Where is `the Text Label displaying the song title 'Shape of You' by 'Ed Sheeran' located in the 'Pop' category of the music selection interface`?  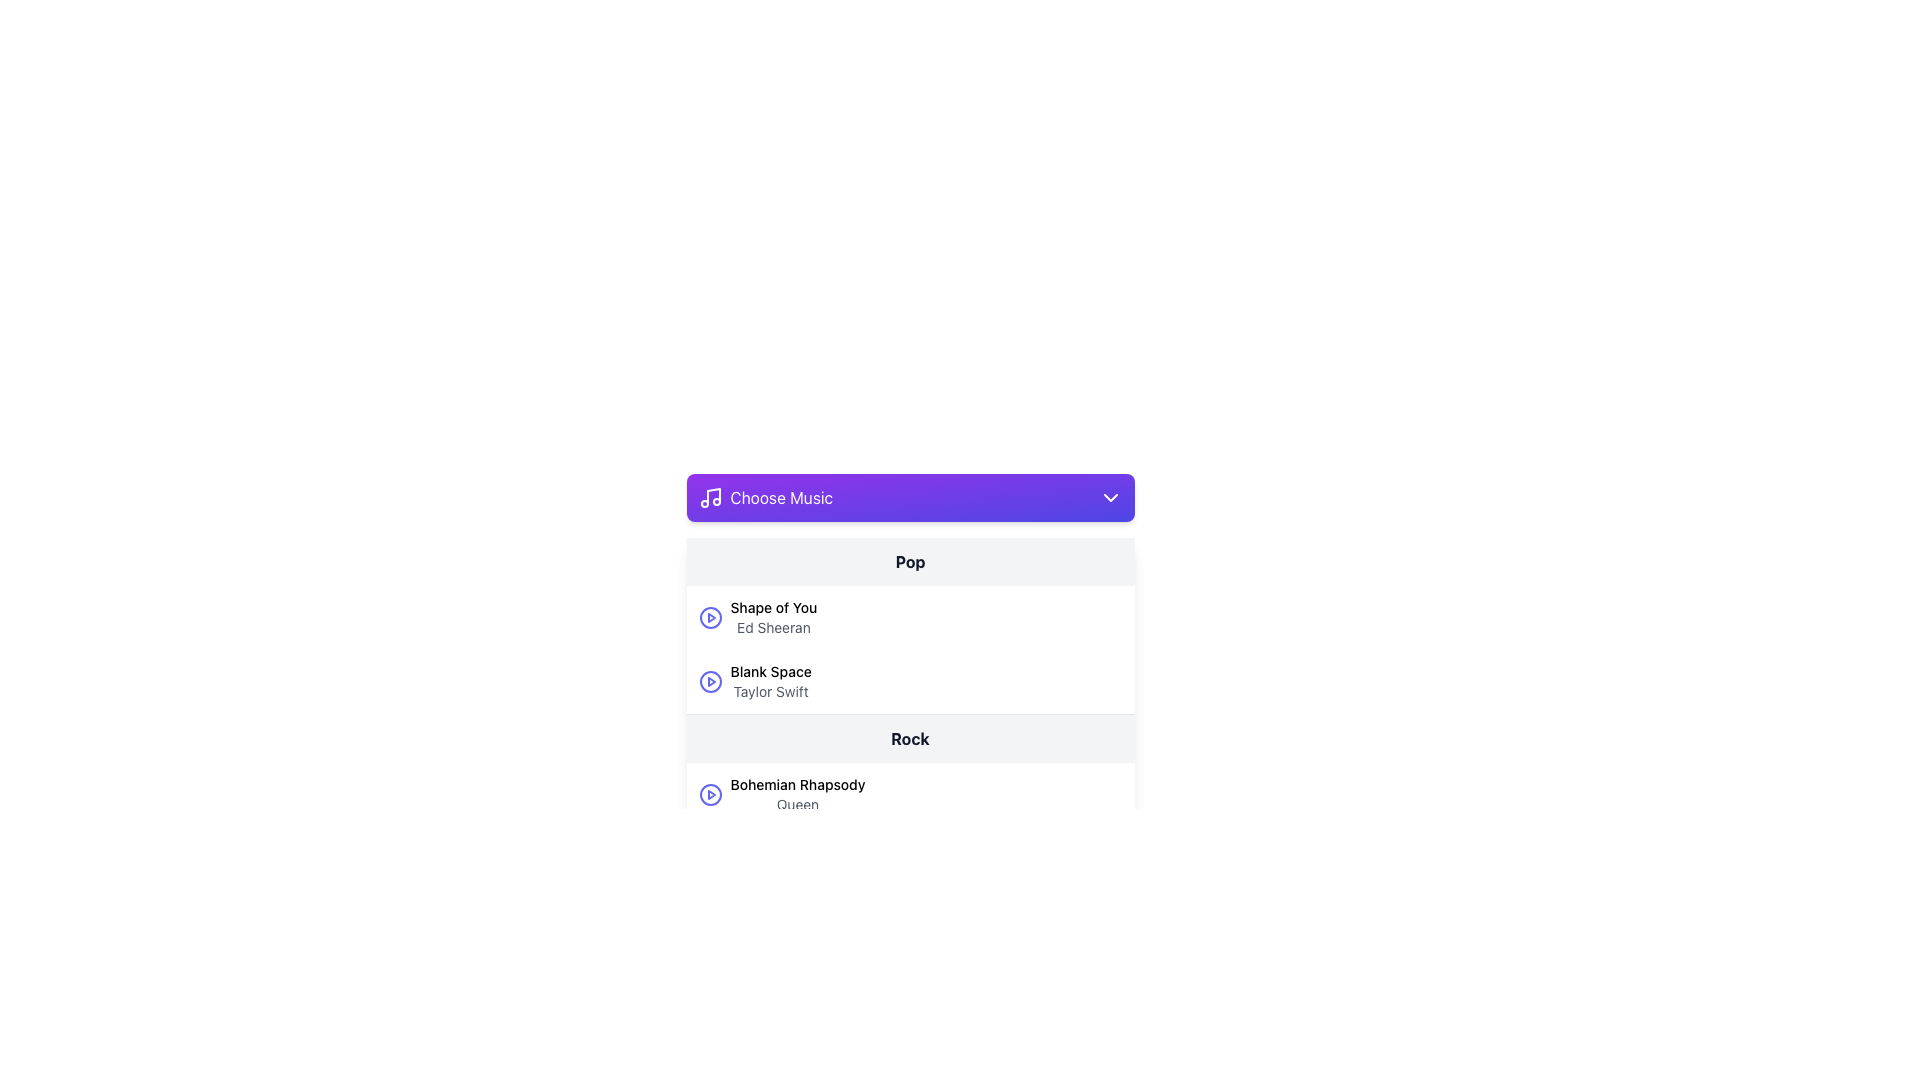
the Text Label displaying the song title 'Shape of You' by 'Ed Sheeran' located in the 'Pop' category of the music selection interface is located at coordinates (772, 616).